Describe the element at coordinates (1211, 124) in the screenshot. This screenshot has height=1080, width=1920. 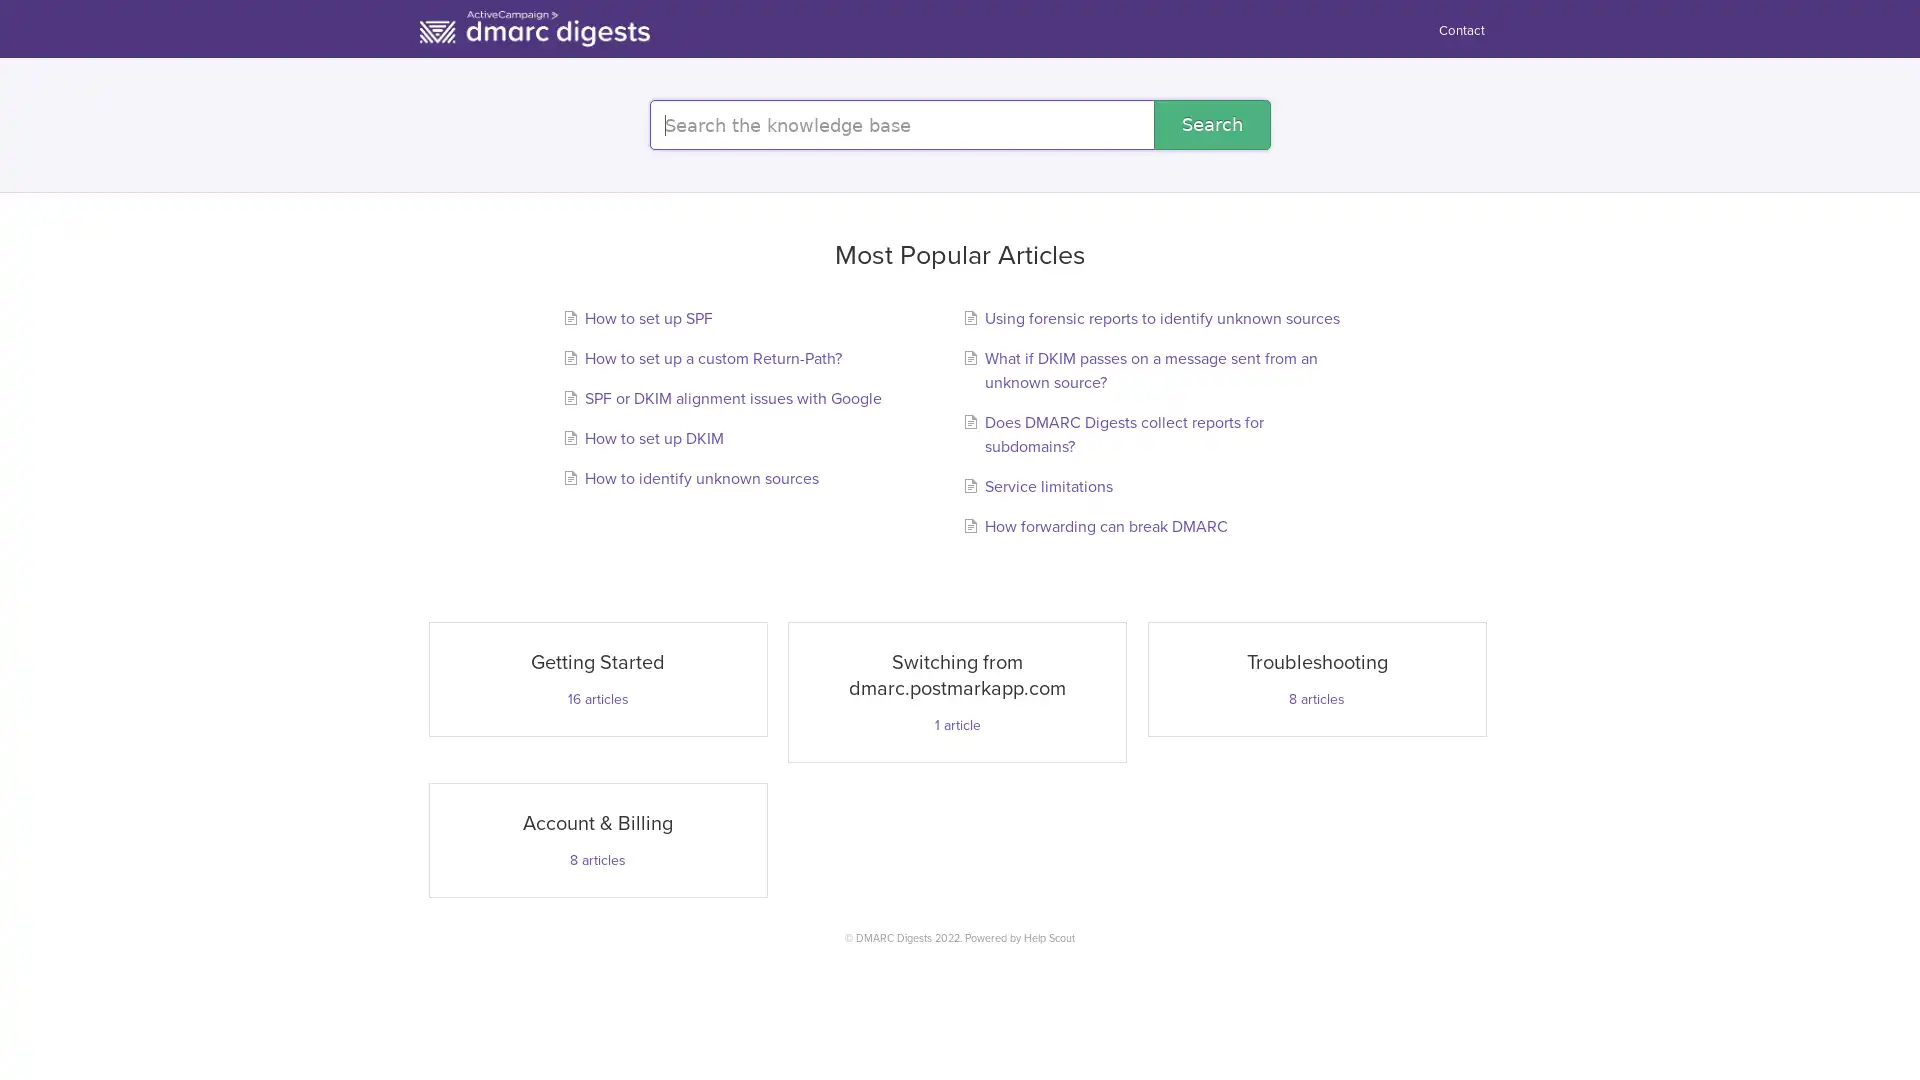
I see `Search` at that location.